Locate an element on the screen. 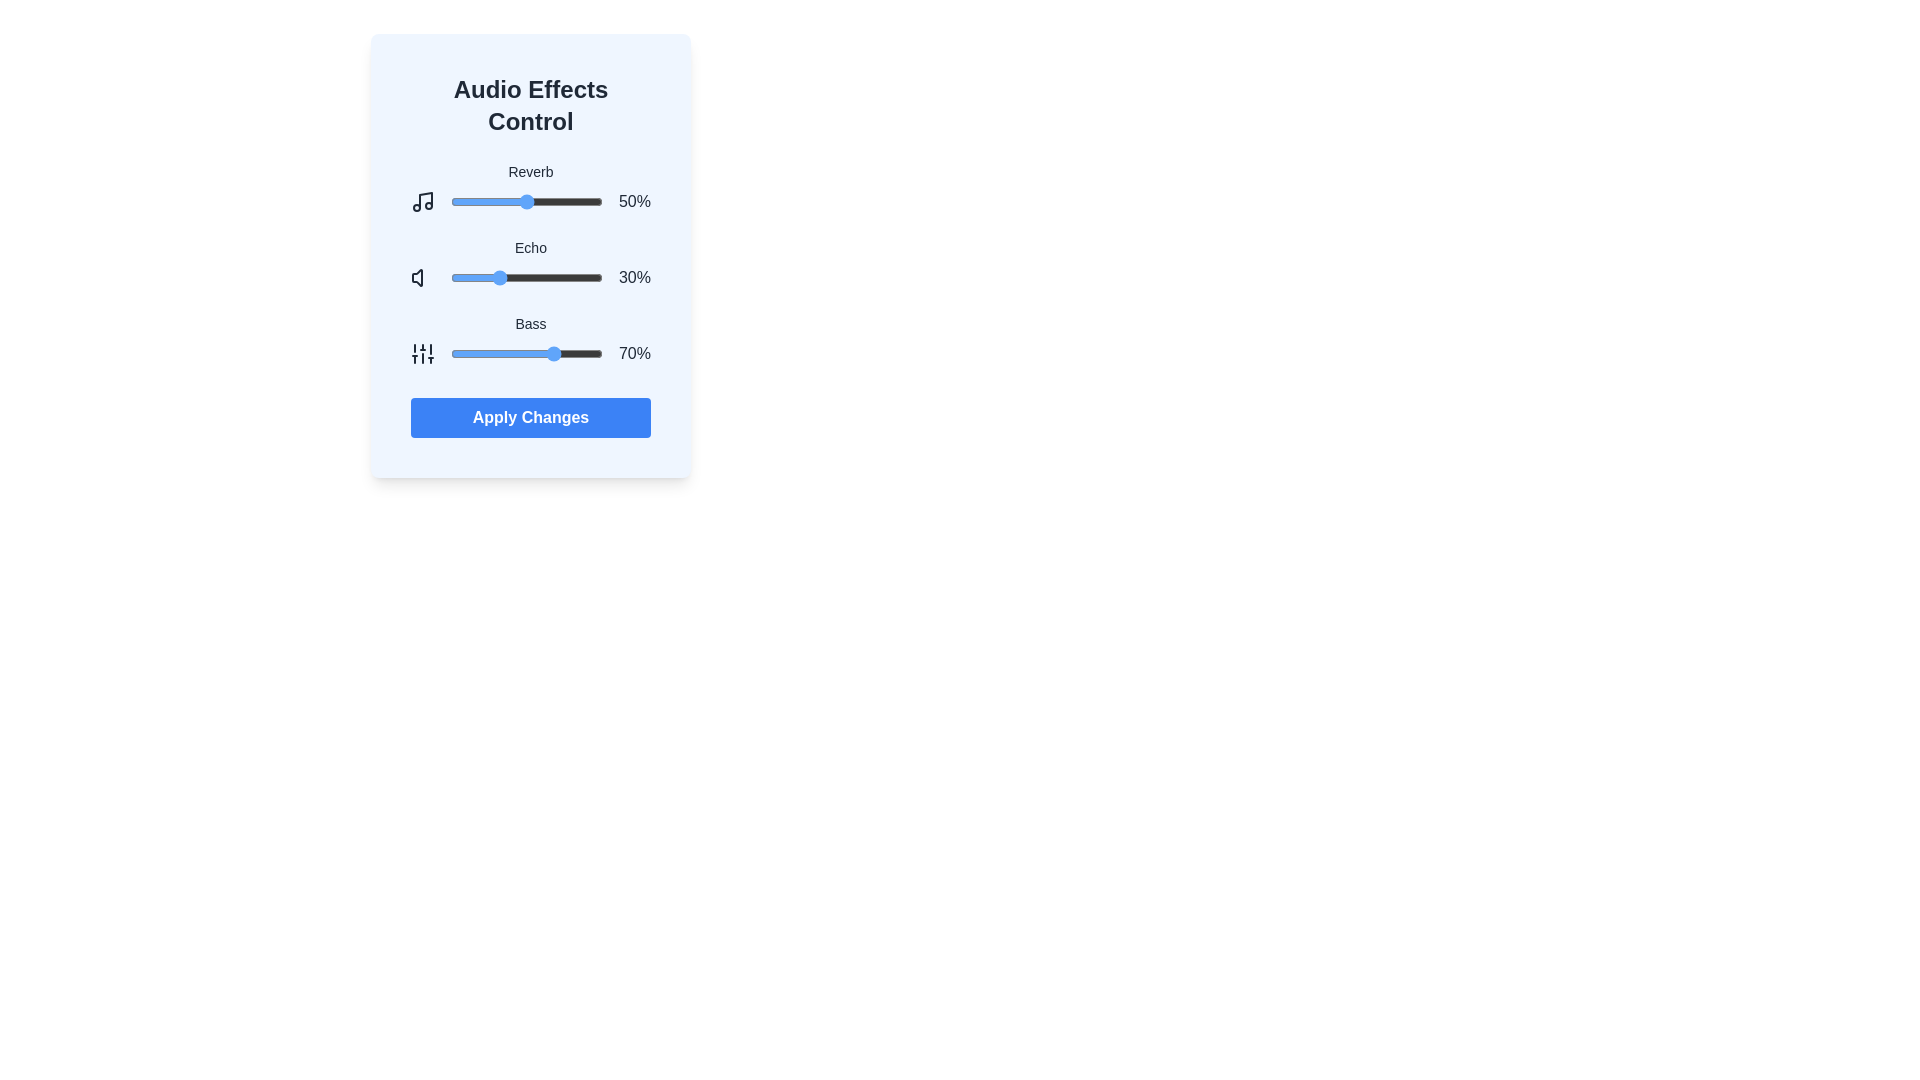 This screenshot has height=1080, width=1920. the bass level is located at coordinates (502, 353).